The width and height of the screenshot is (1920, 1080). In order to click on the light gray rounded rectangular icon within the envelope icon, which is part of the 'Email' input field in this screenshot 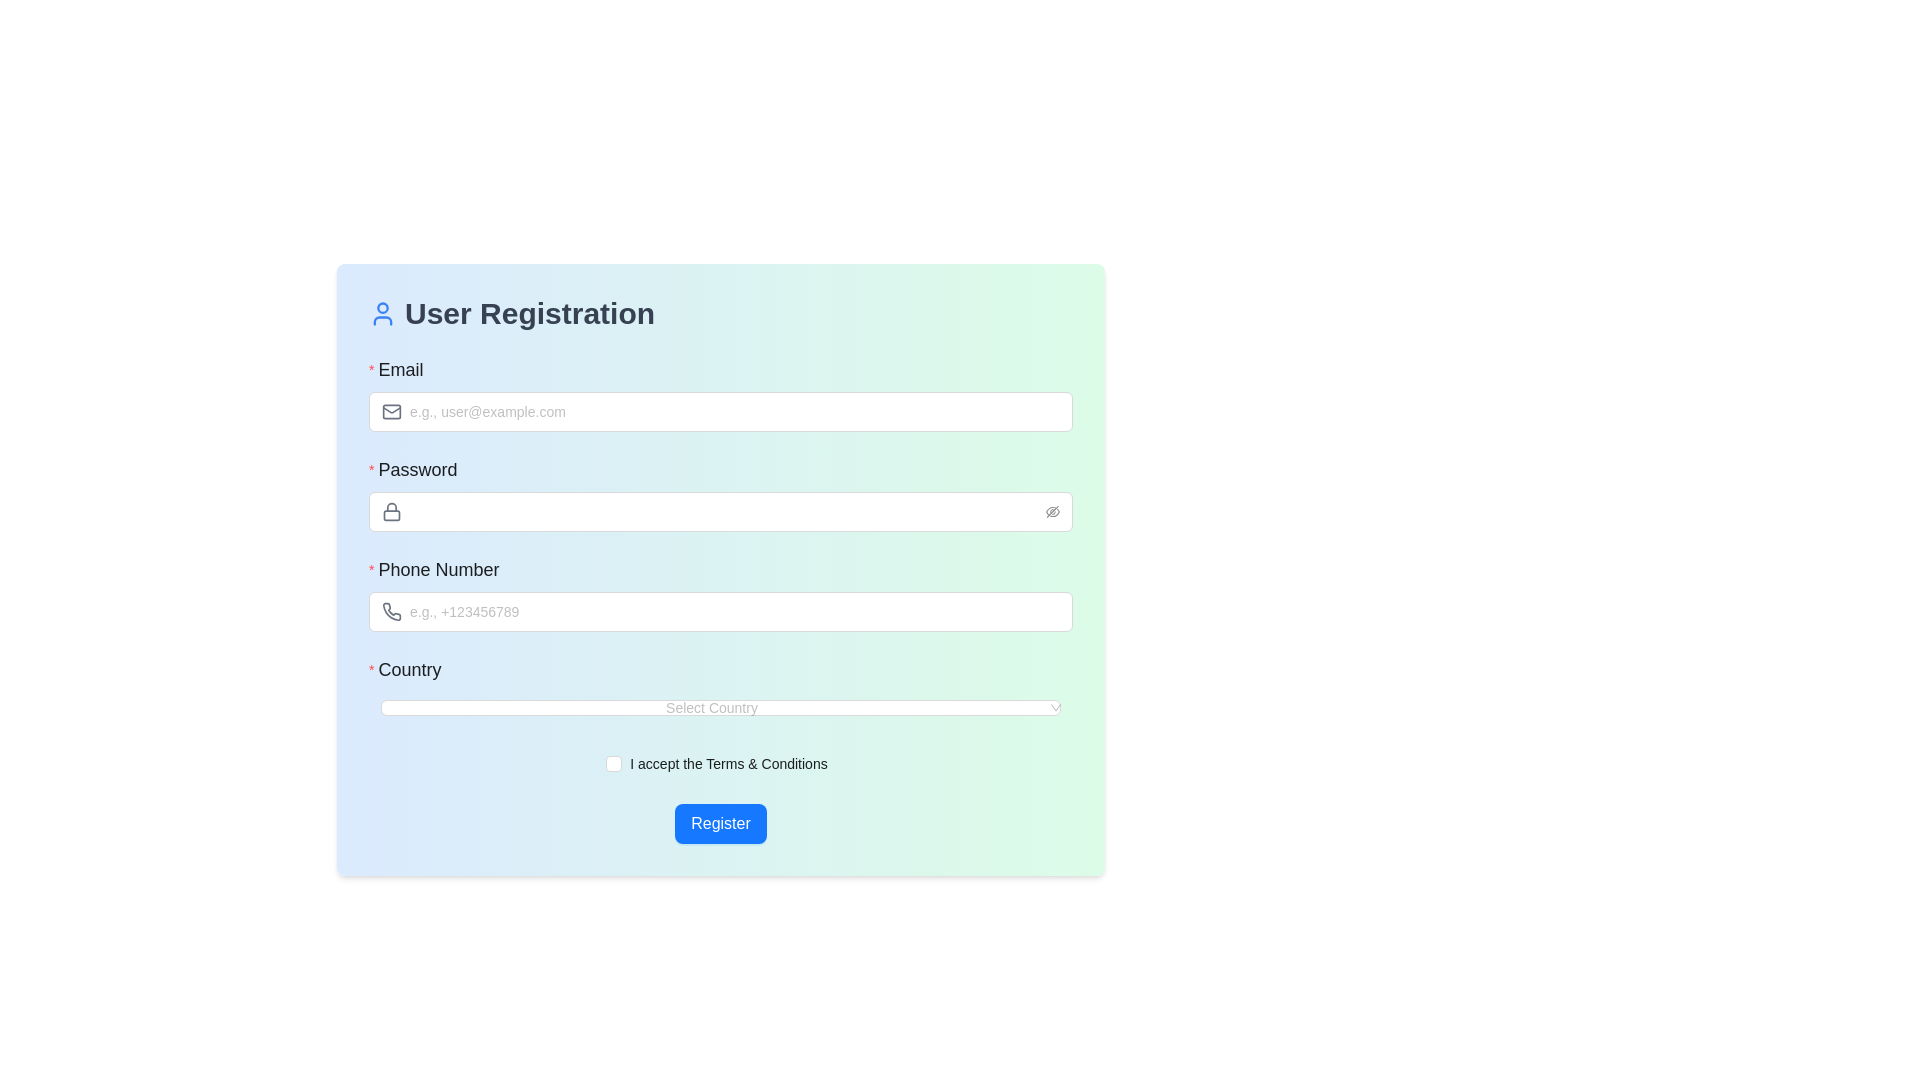, I will do `click(392, 411)`.